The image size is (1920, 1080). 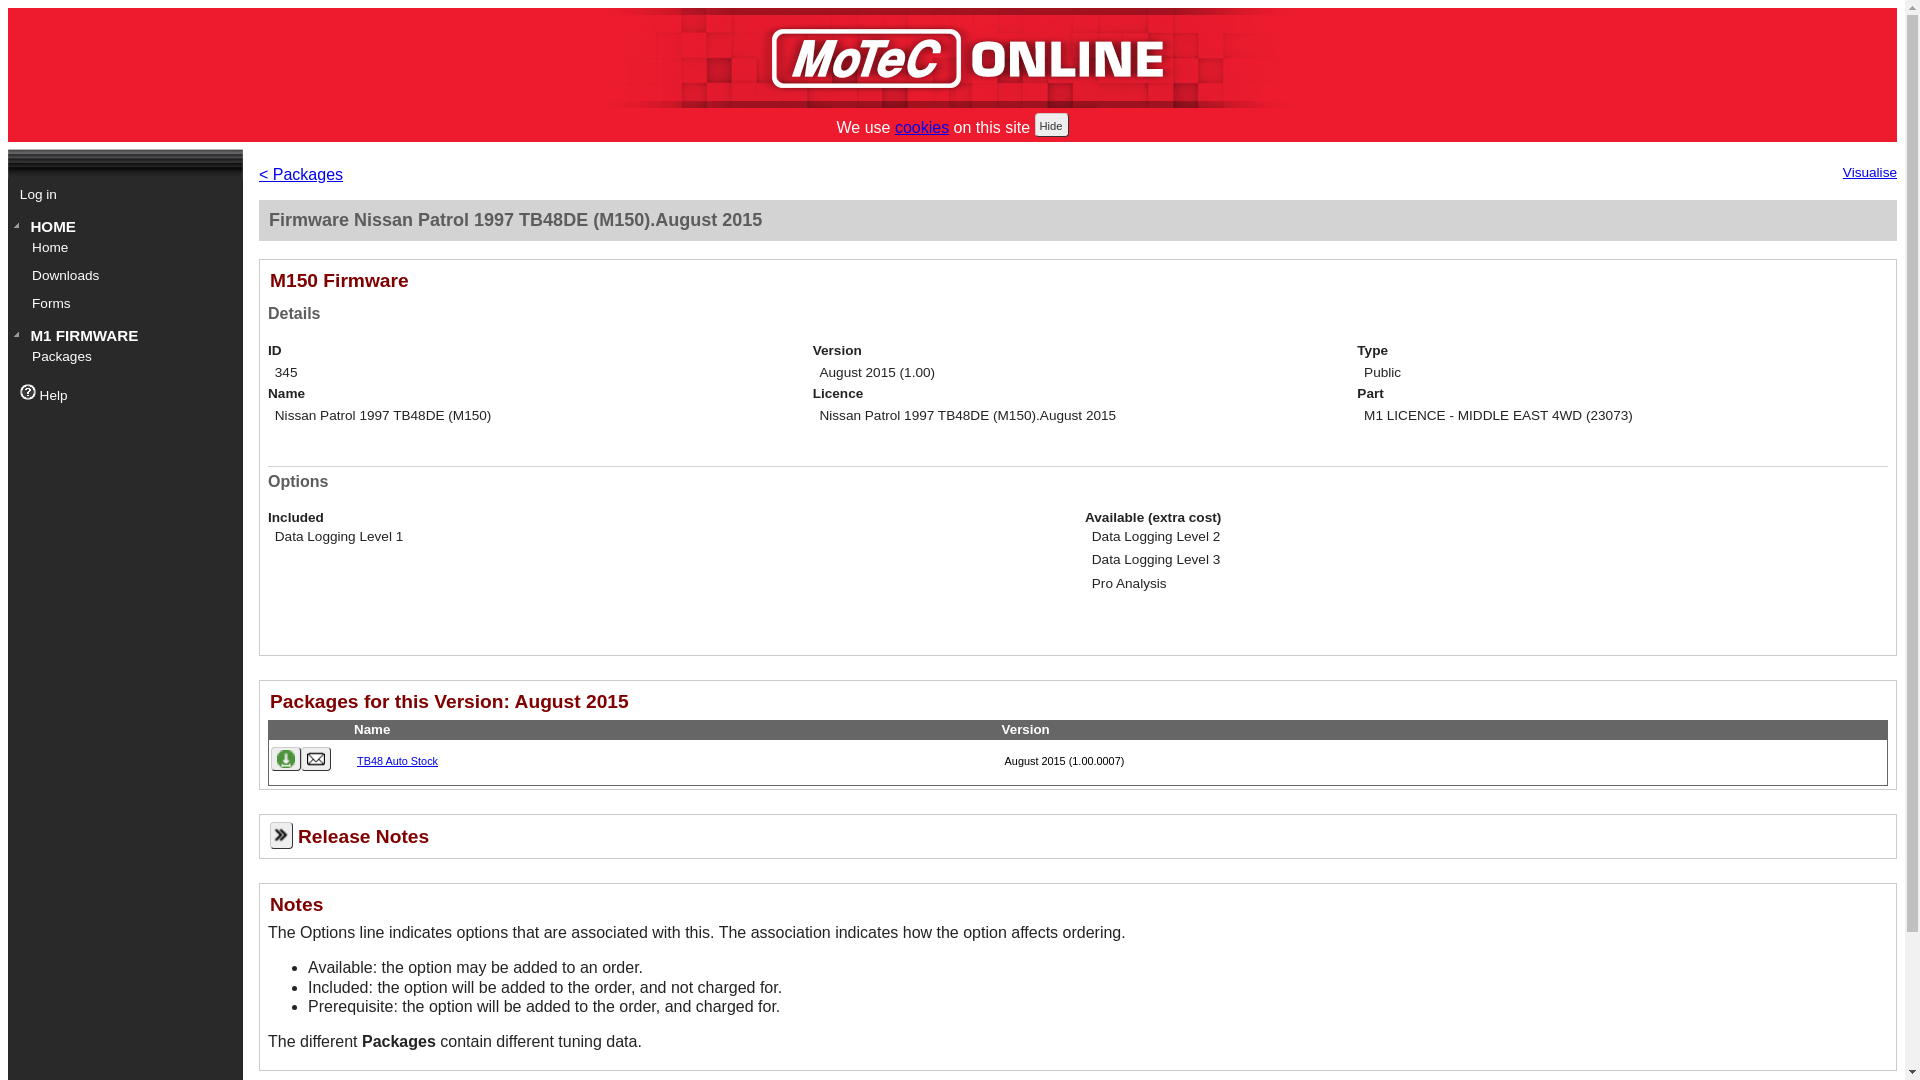 I want to click on 'M1 FIRMWARE', so click(x=14, y=334).